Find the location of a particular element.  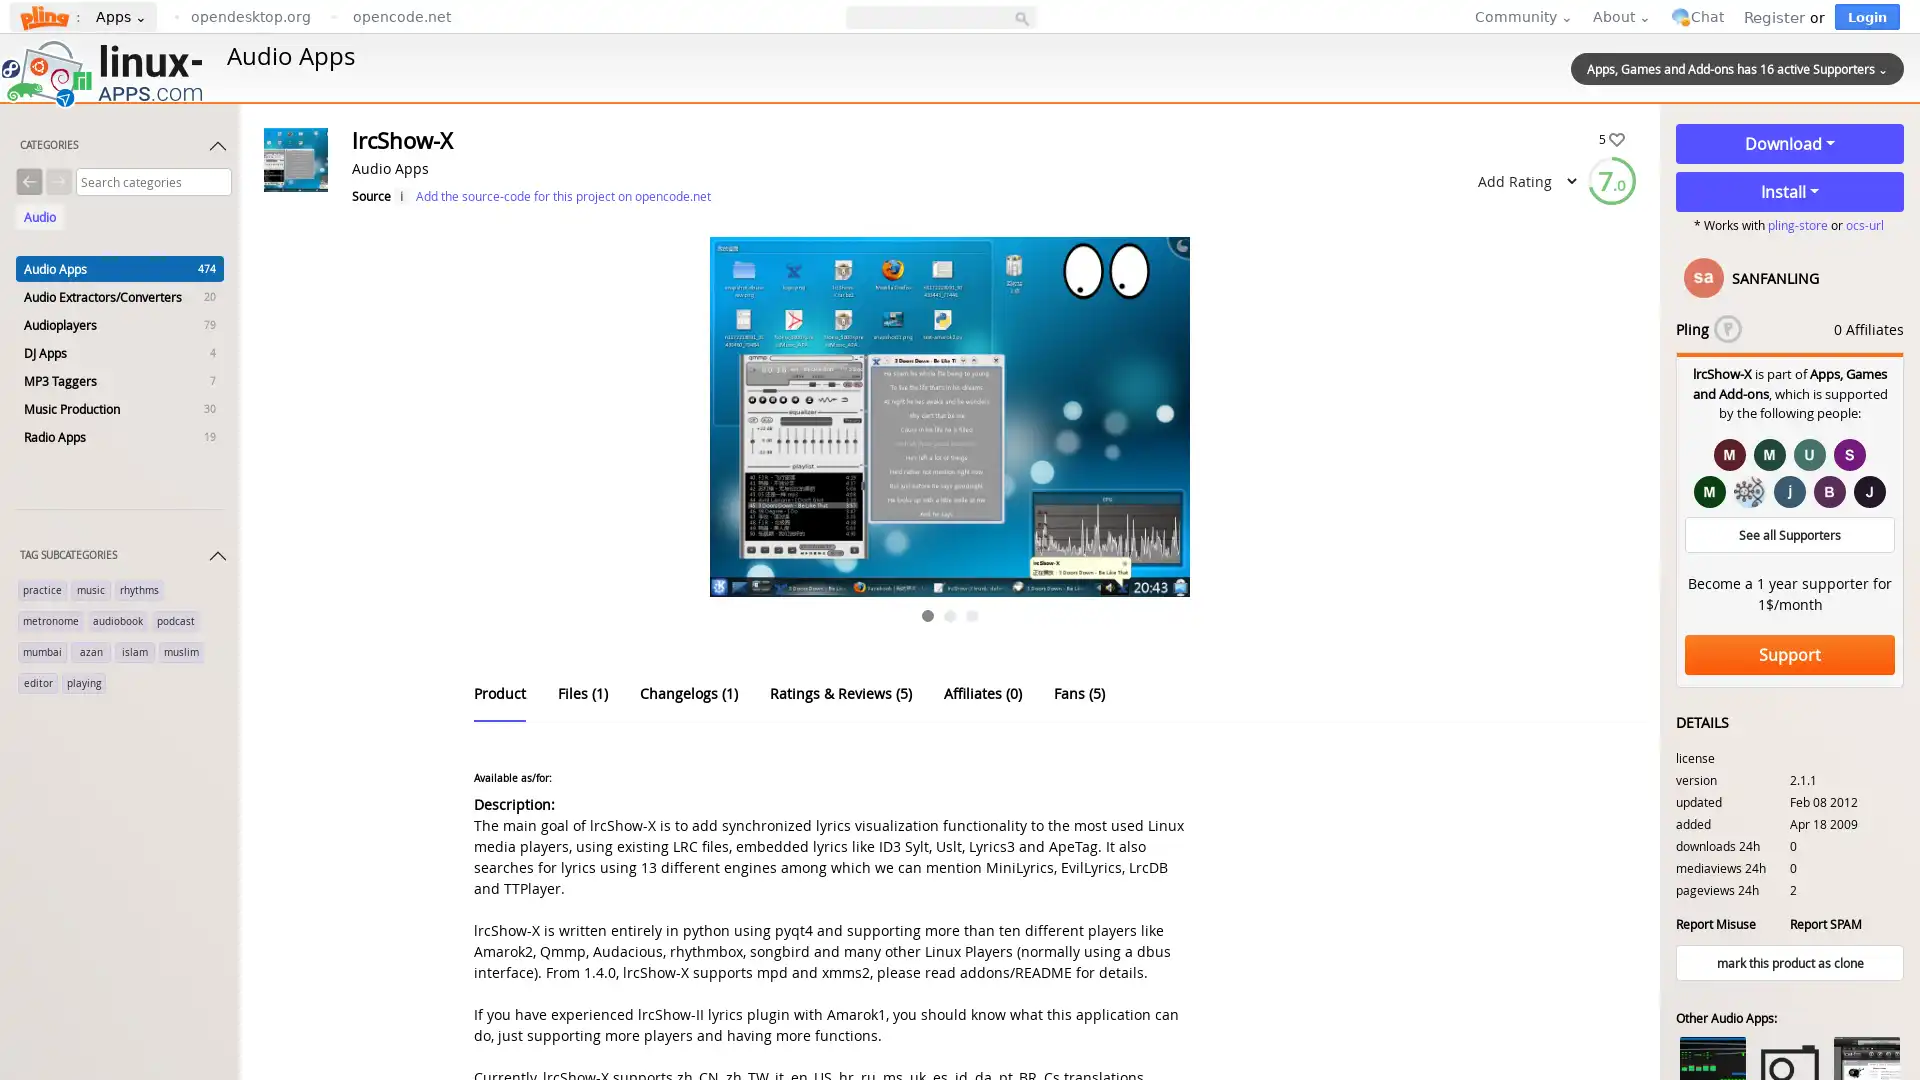

Go to slide 3 is located at coordinates (972, 615).